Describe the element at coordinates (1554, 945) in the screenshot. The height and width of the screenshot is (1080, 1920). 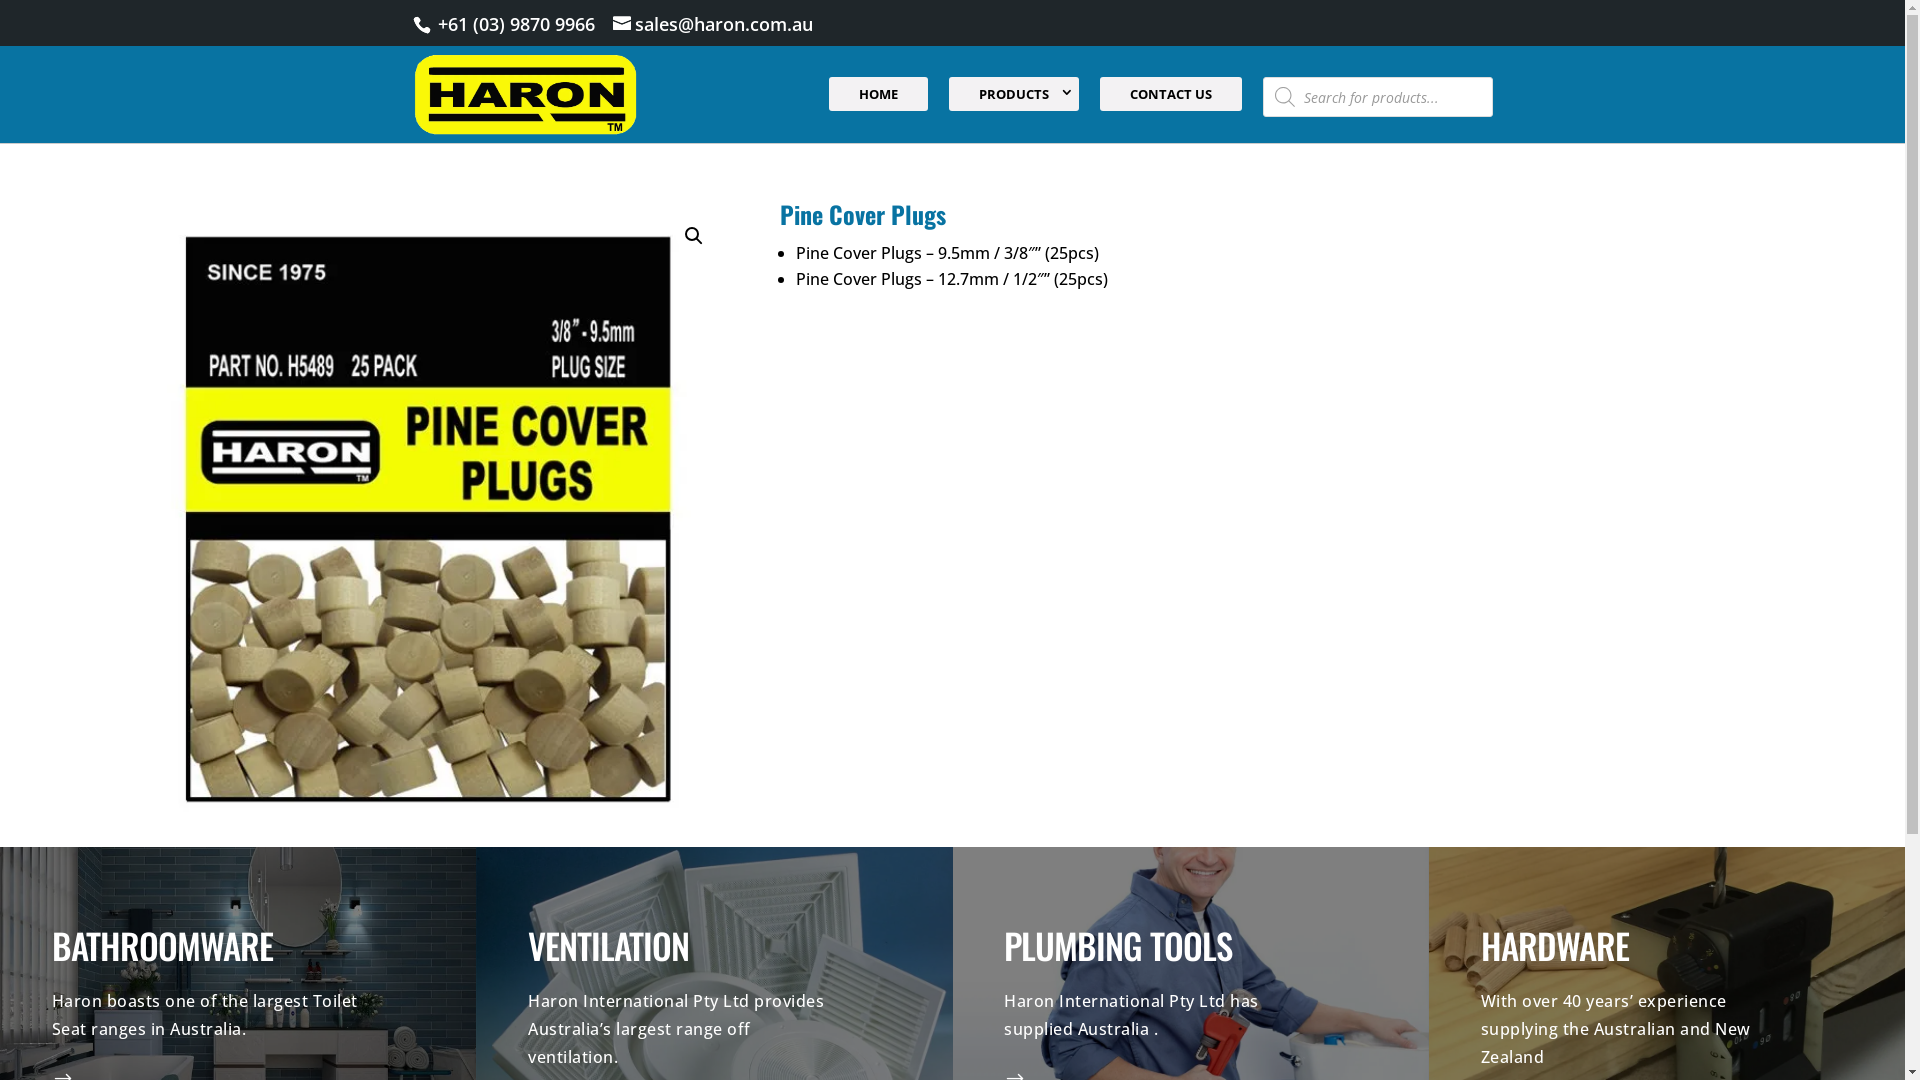
I see `'HARDWARE'` at that location.